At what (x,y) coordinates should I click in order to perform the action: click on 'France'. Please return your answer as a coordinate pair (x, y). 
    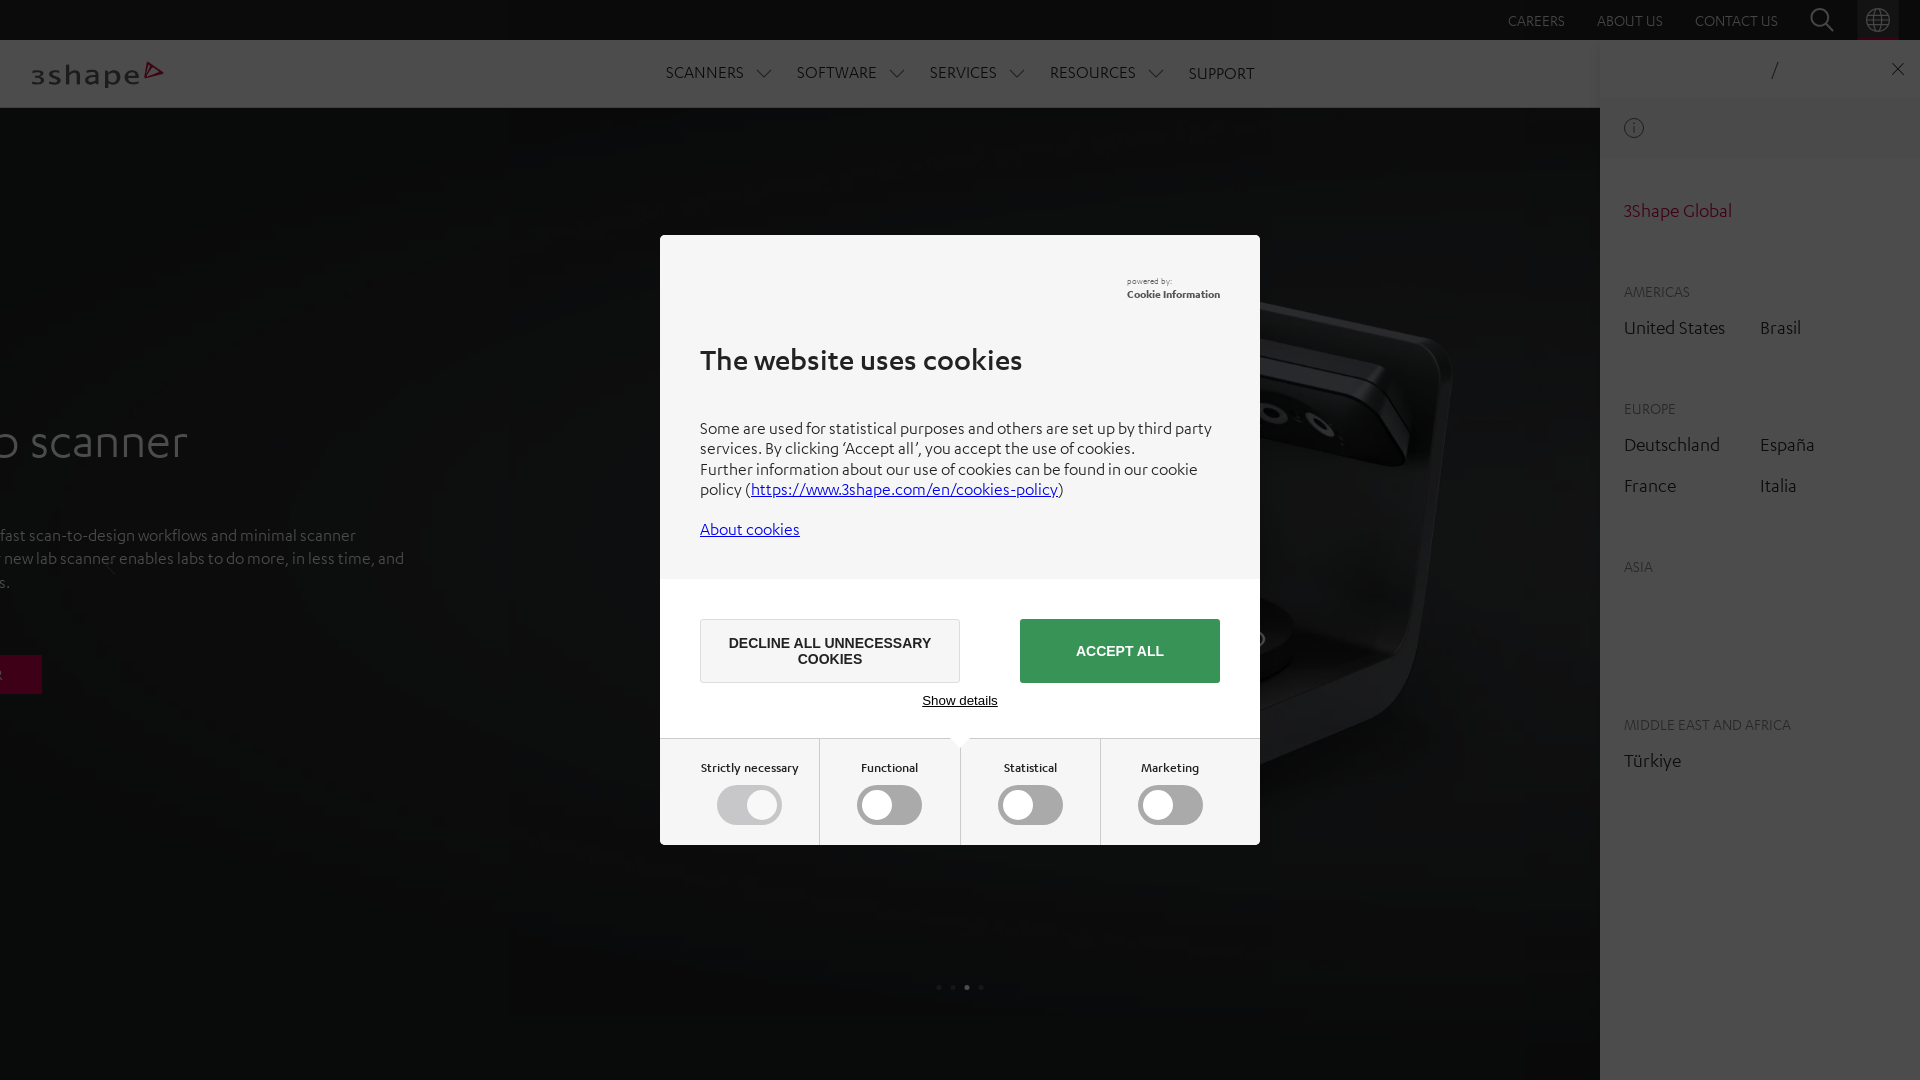
    Looking at the image, I should click on (1650, 485).